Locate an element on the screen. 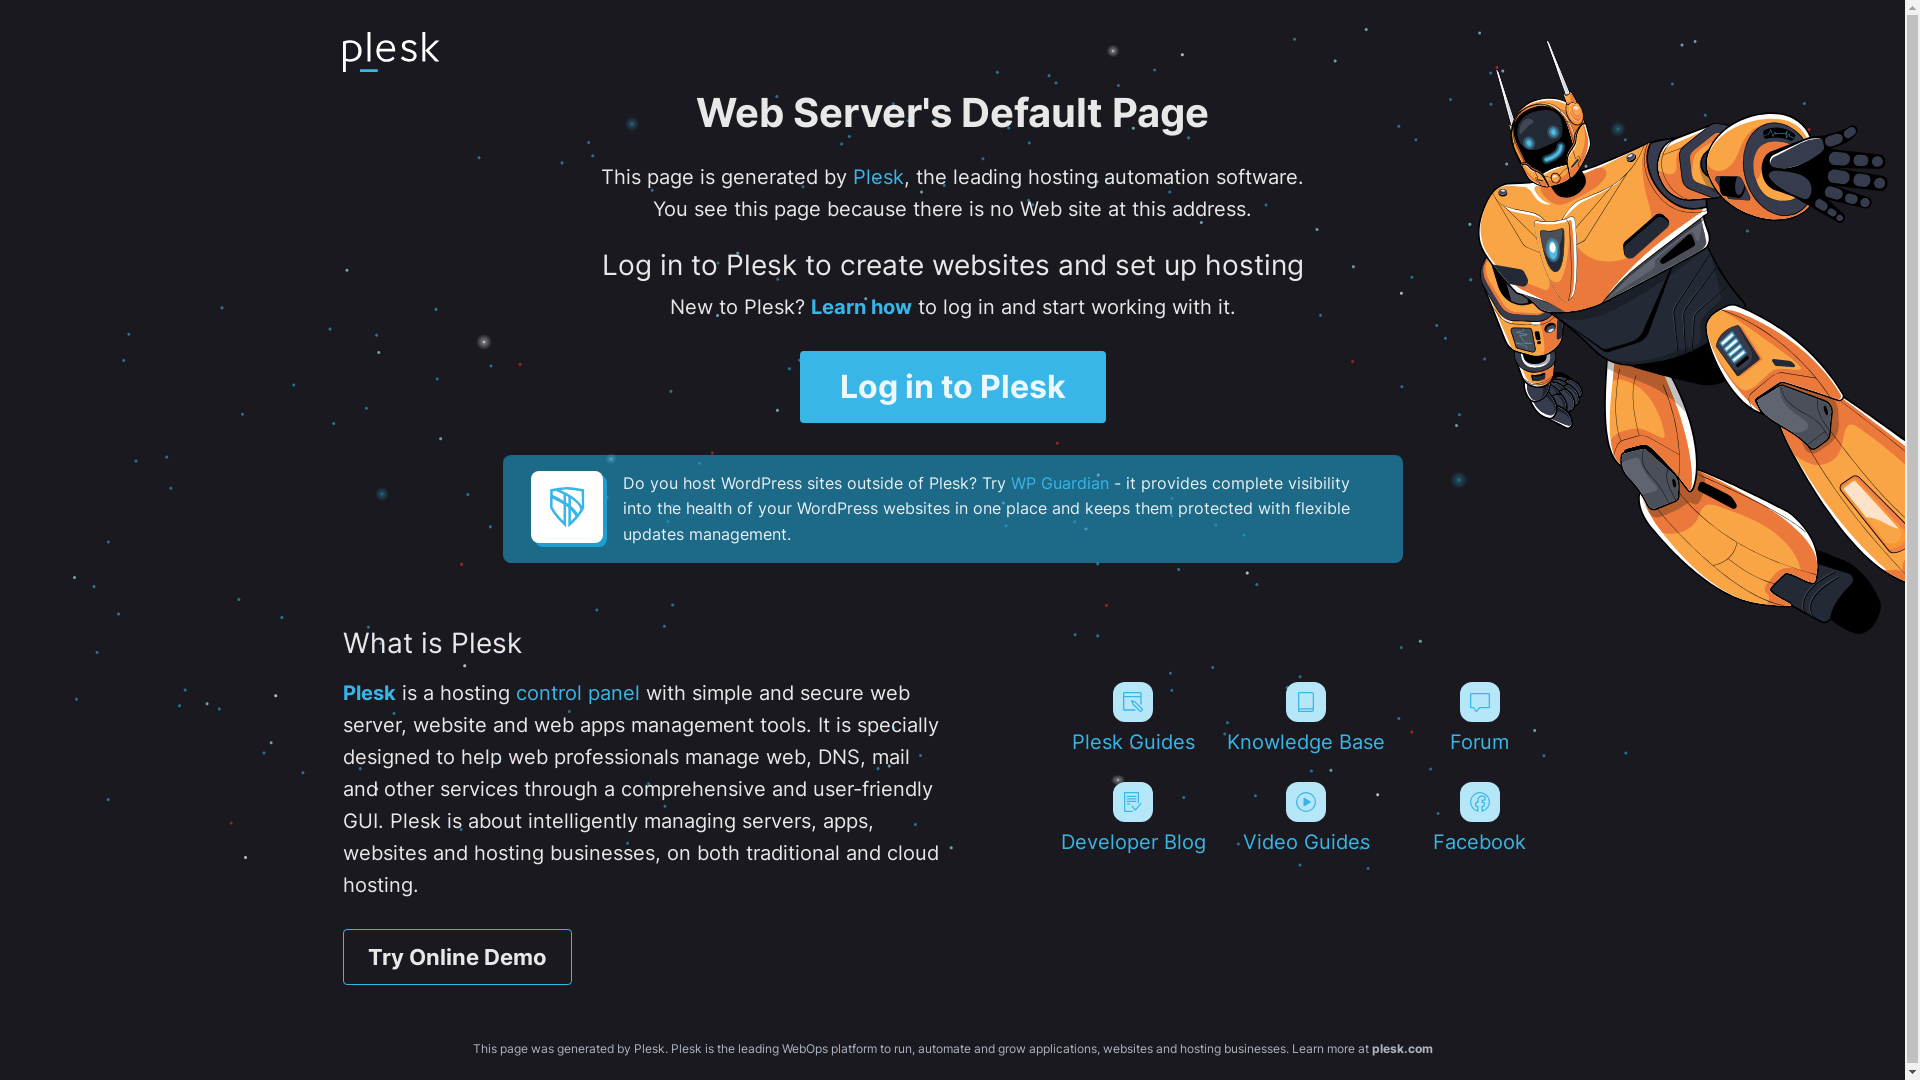  'Learn how' is located at coordinates (860, 307).